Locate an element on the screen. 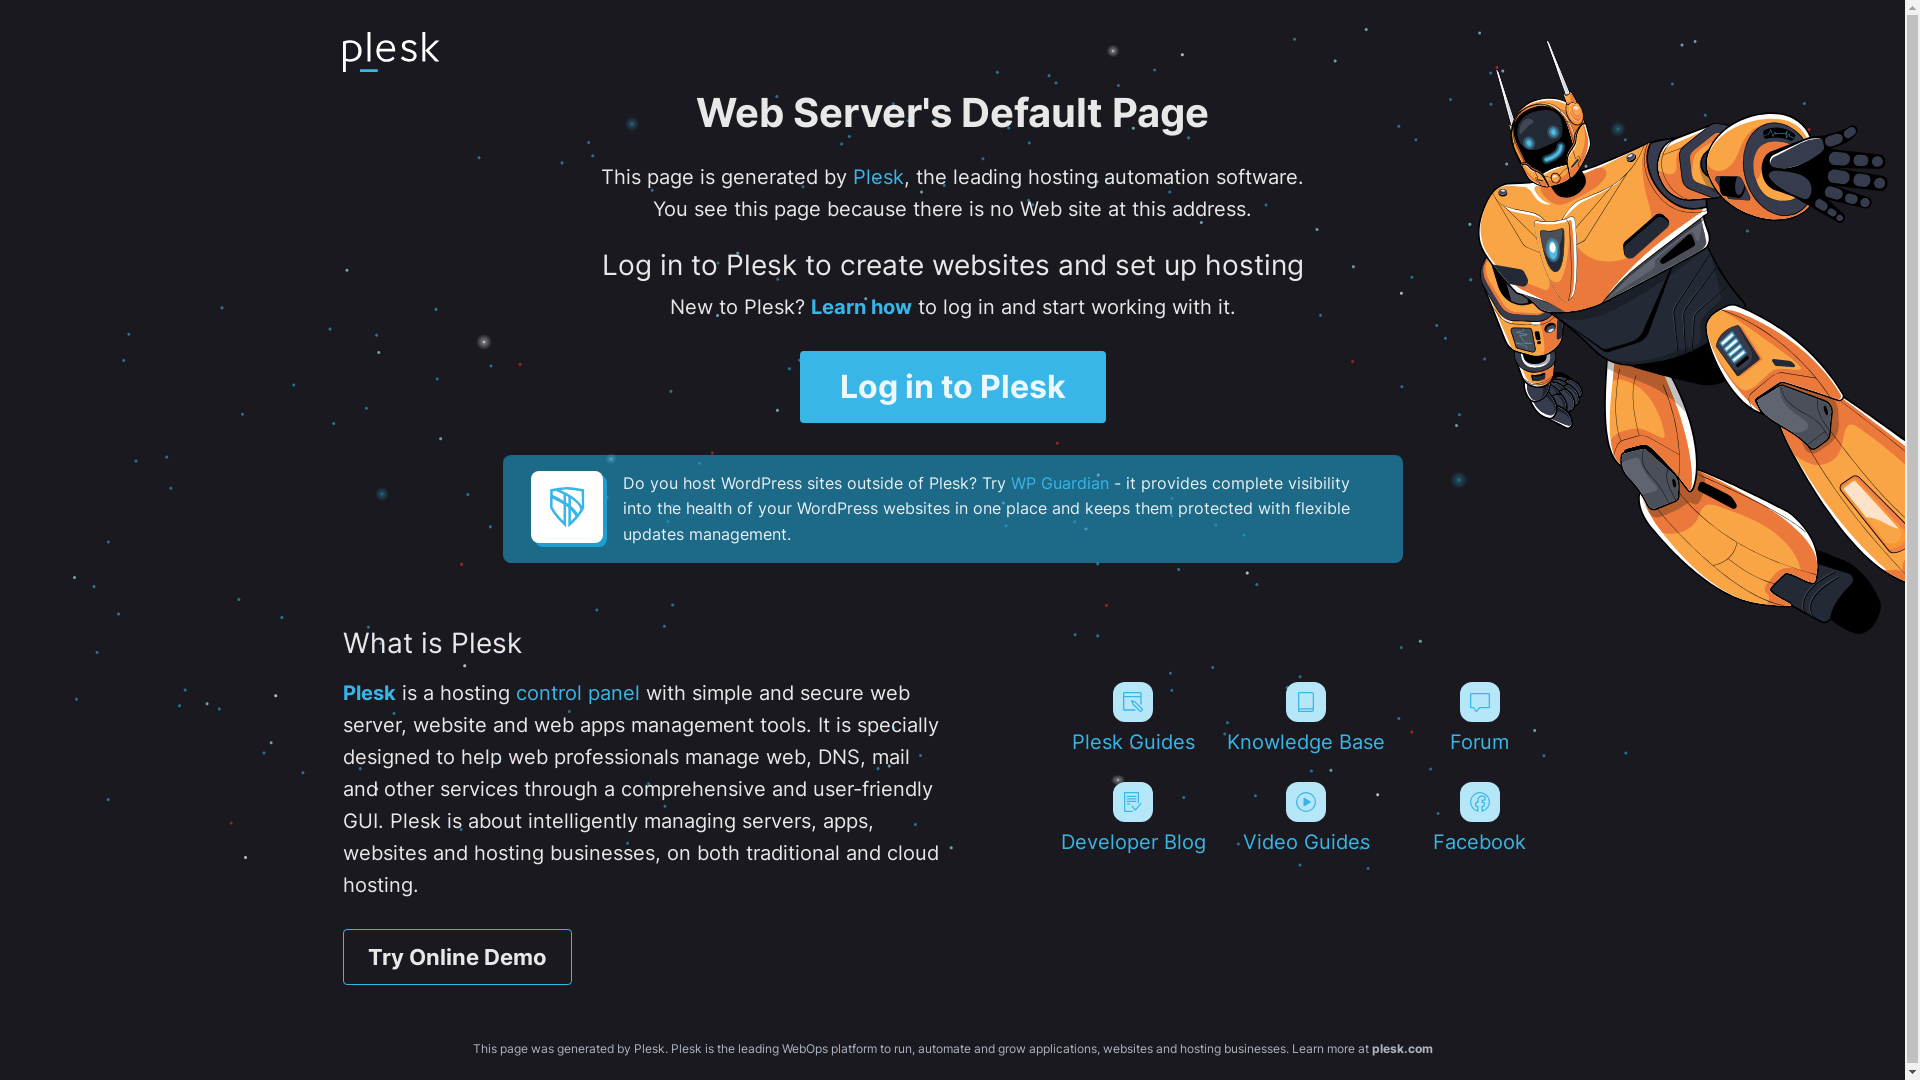  'Learn how' is located at coordinates (860, 307).